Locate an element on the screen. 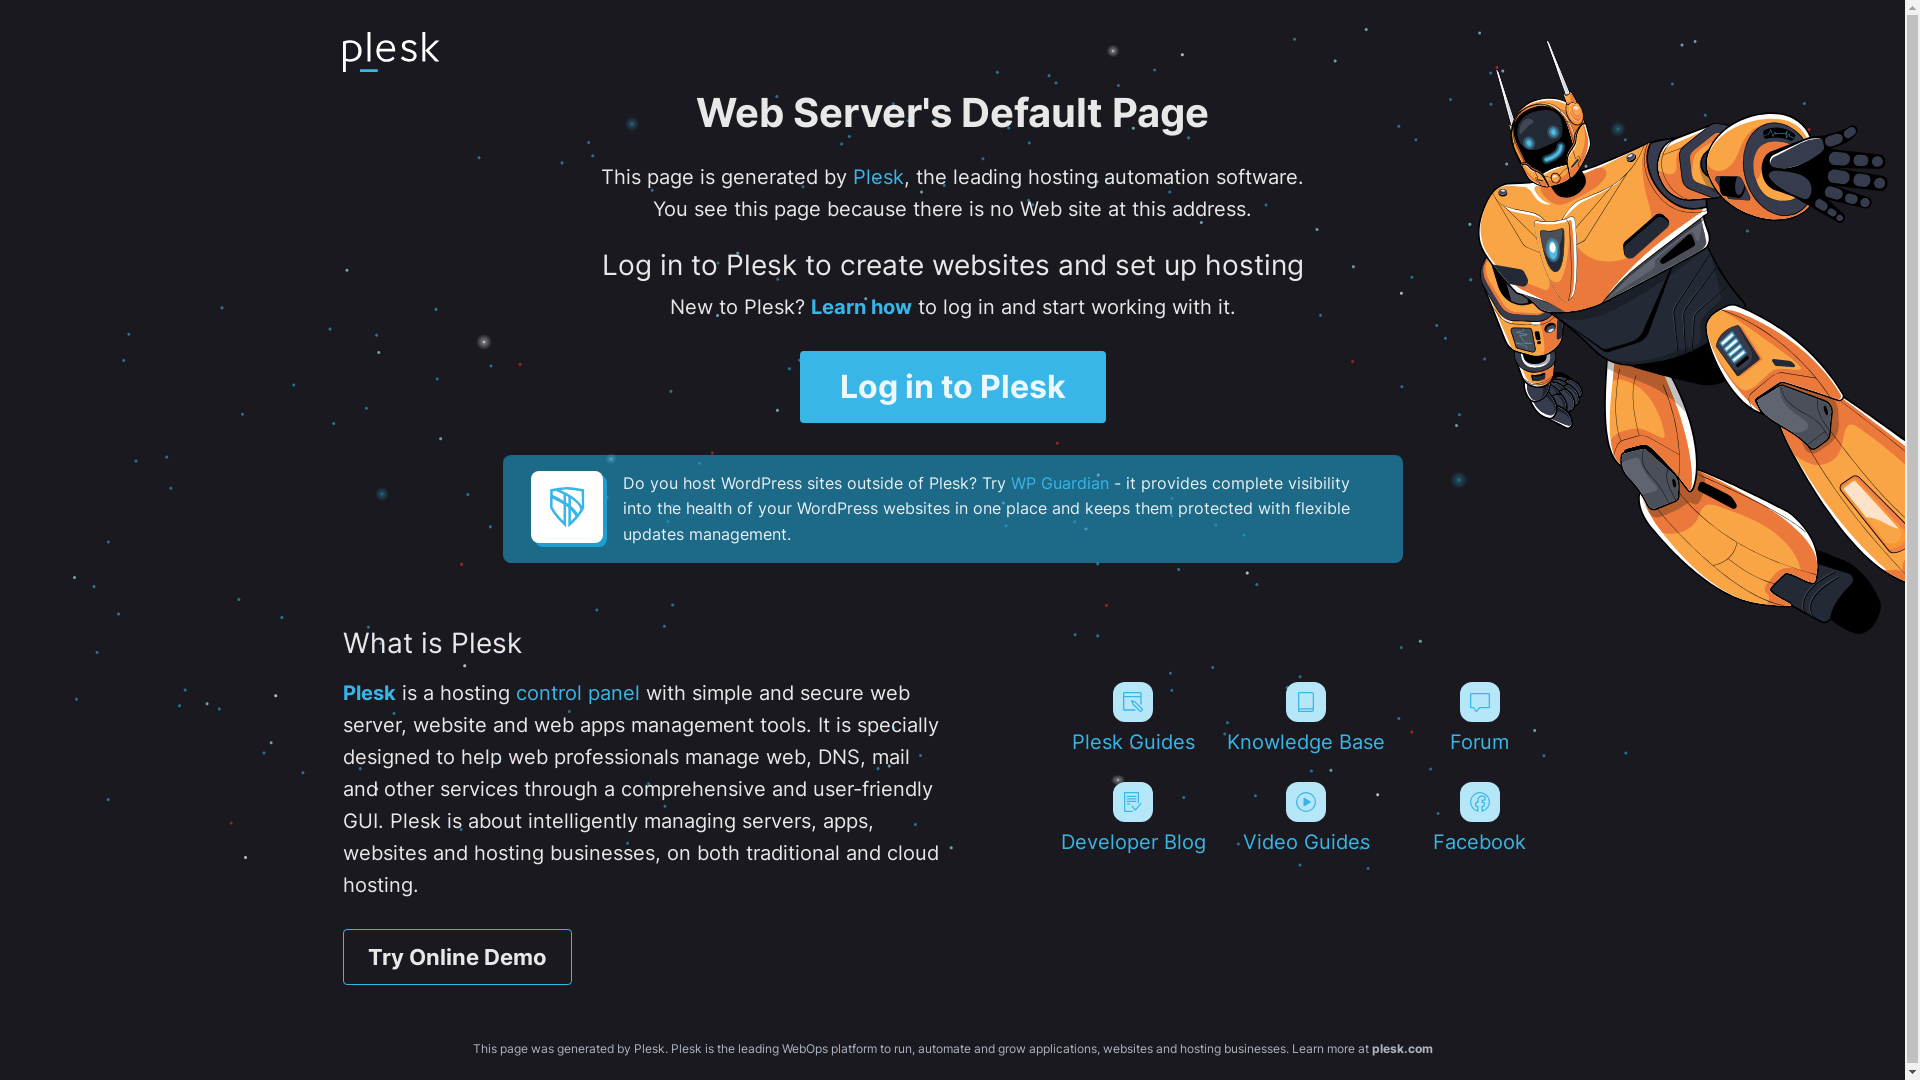  'Learn how' is located at coordinates (860, 307).